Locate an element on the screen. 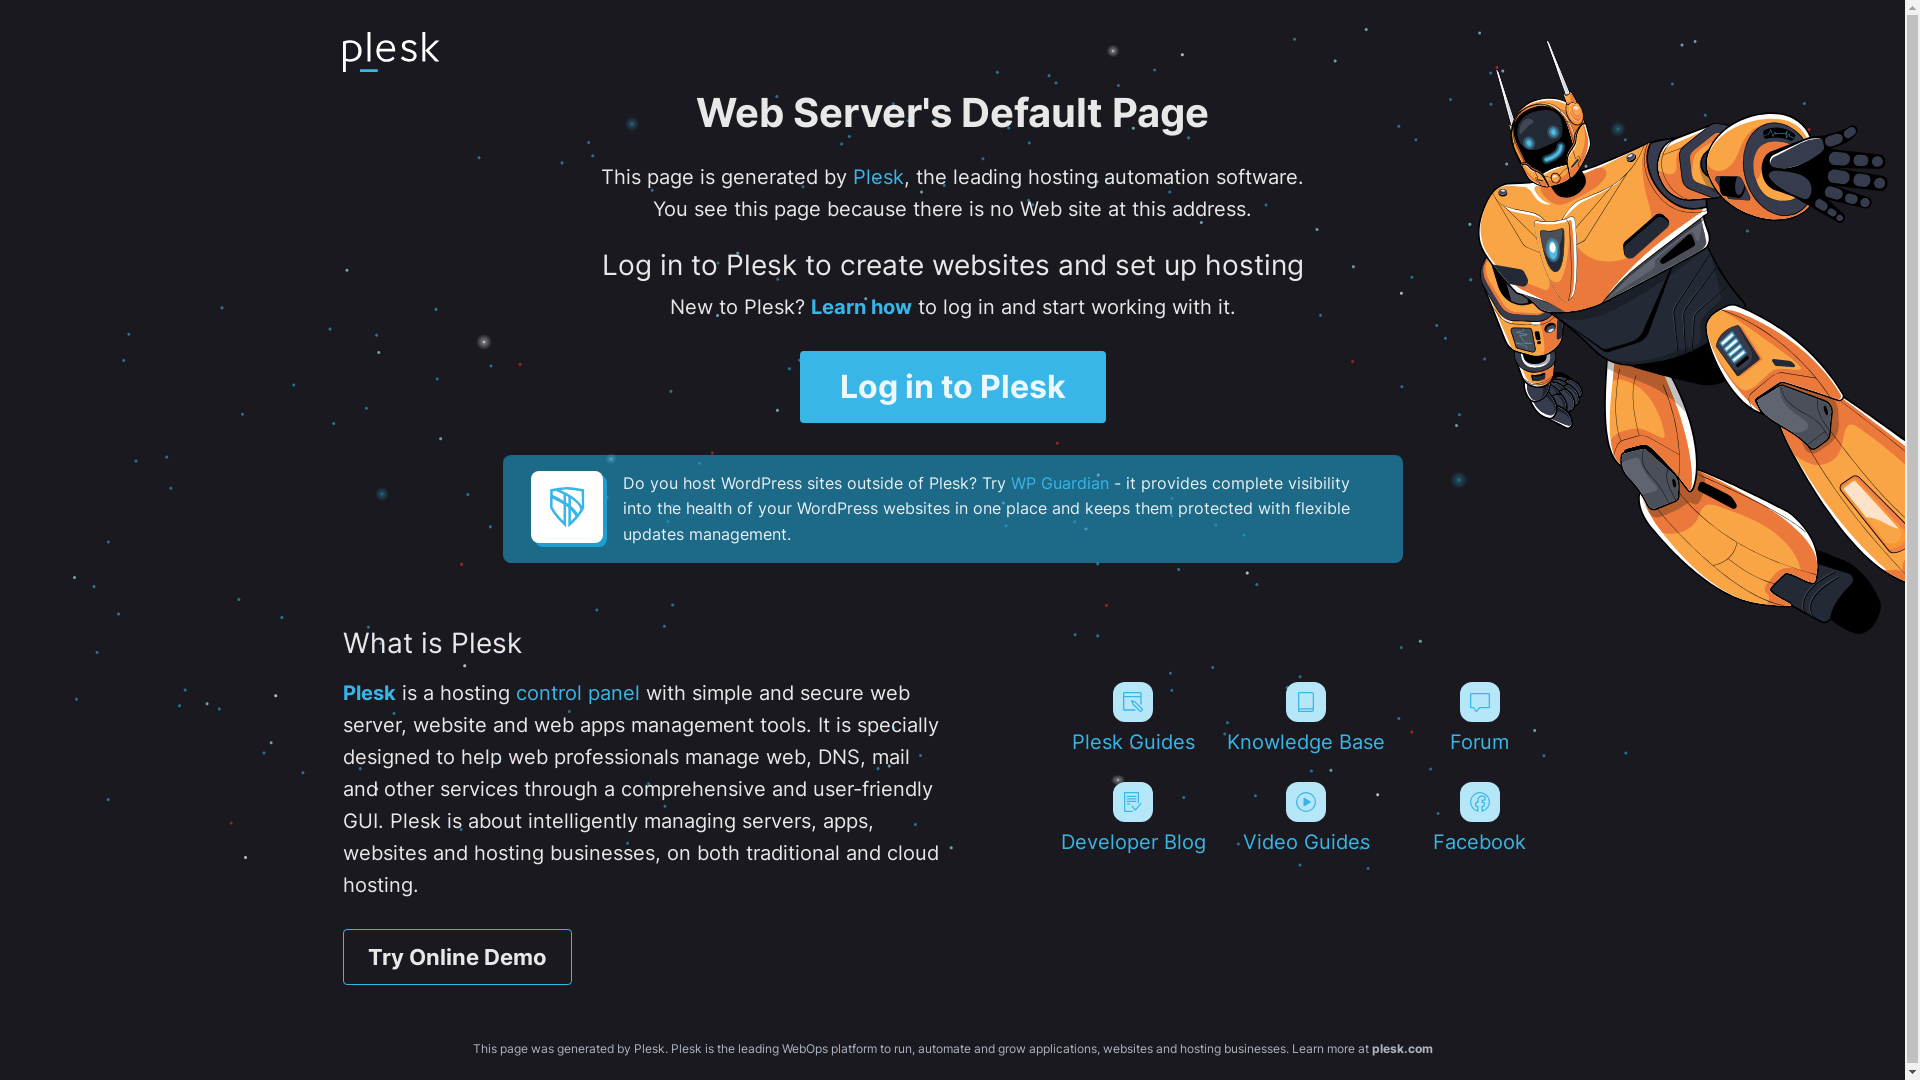  'Learn how' is located at coordinates (860, 307).